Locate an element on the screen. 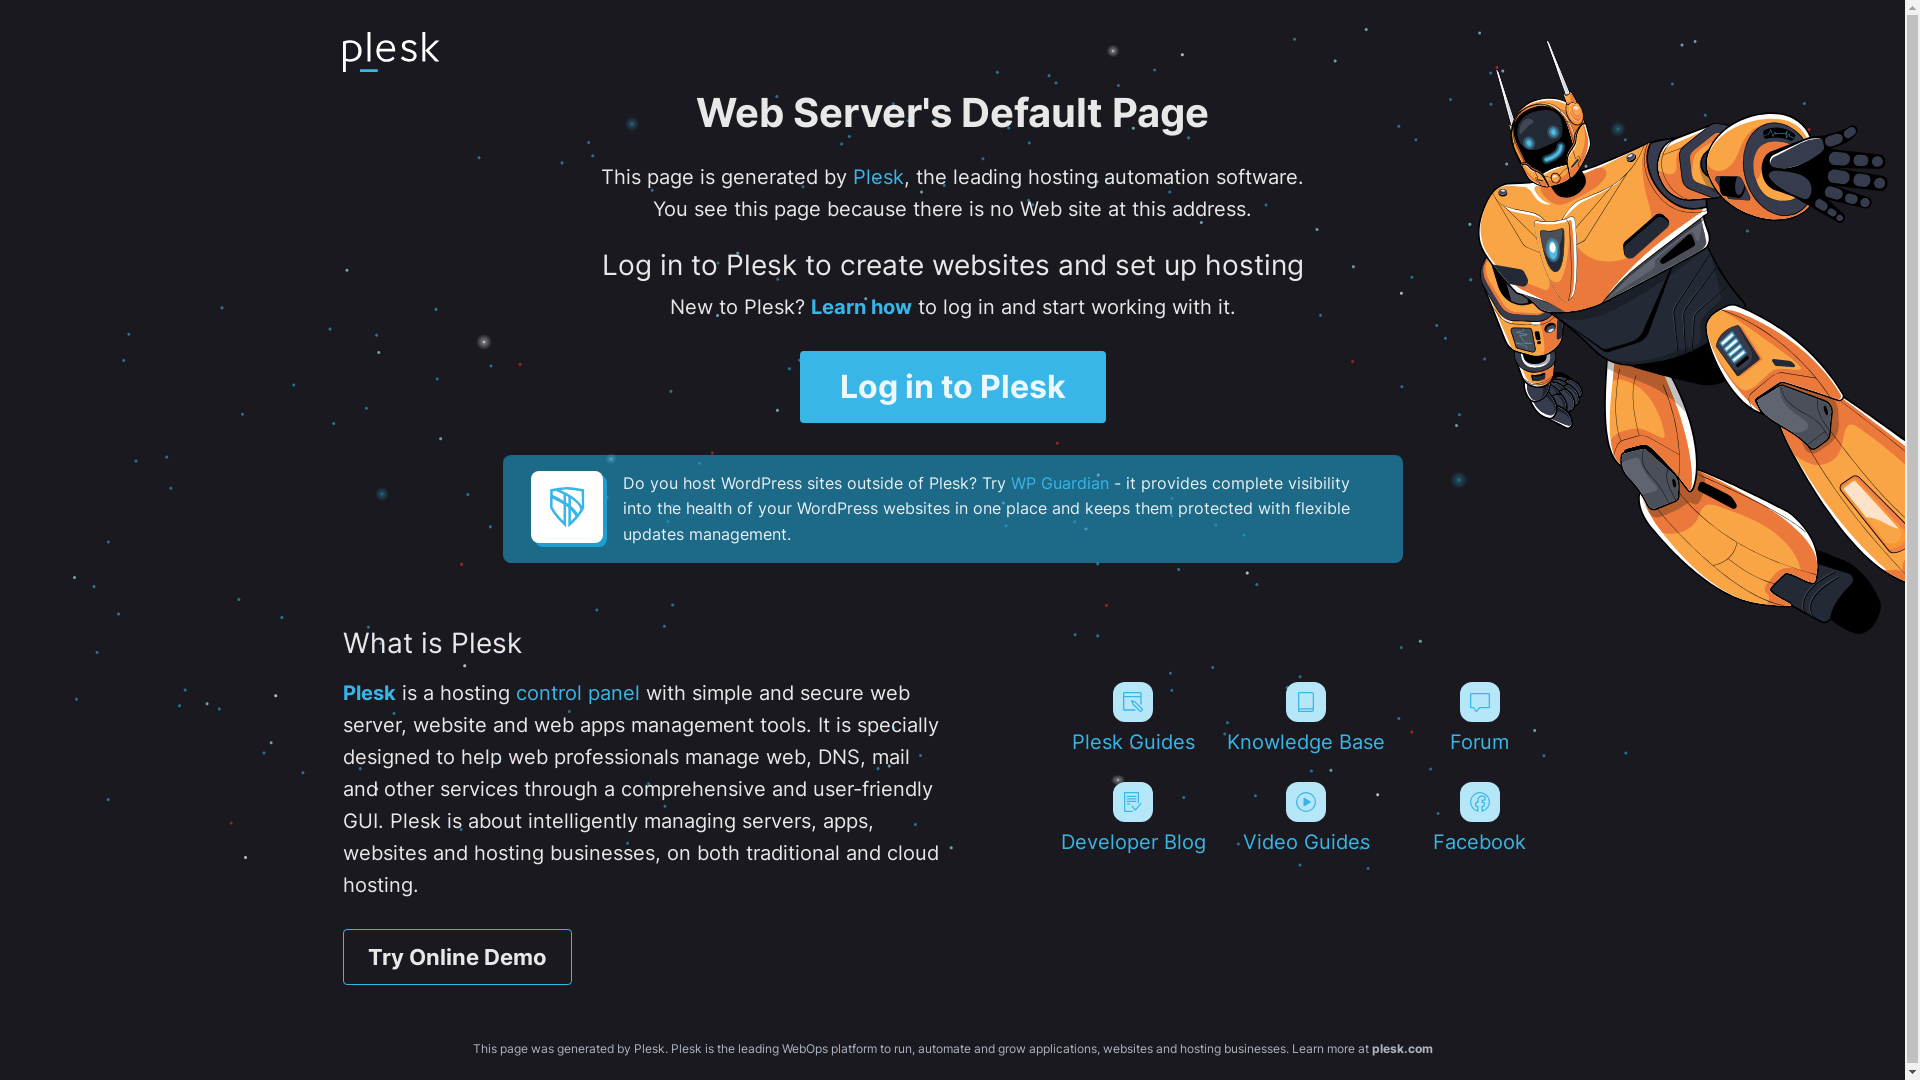  'Learn how' is located at coordinates (860, 307).